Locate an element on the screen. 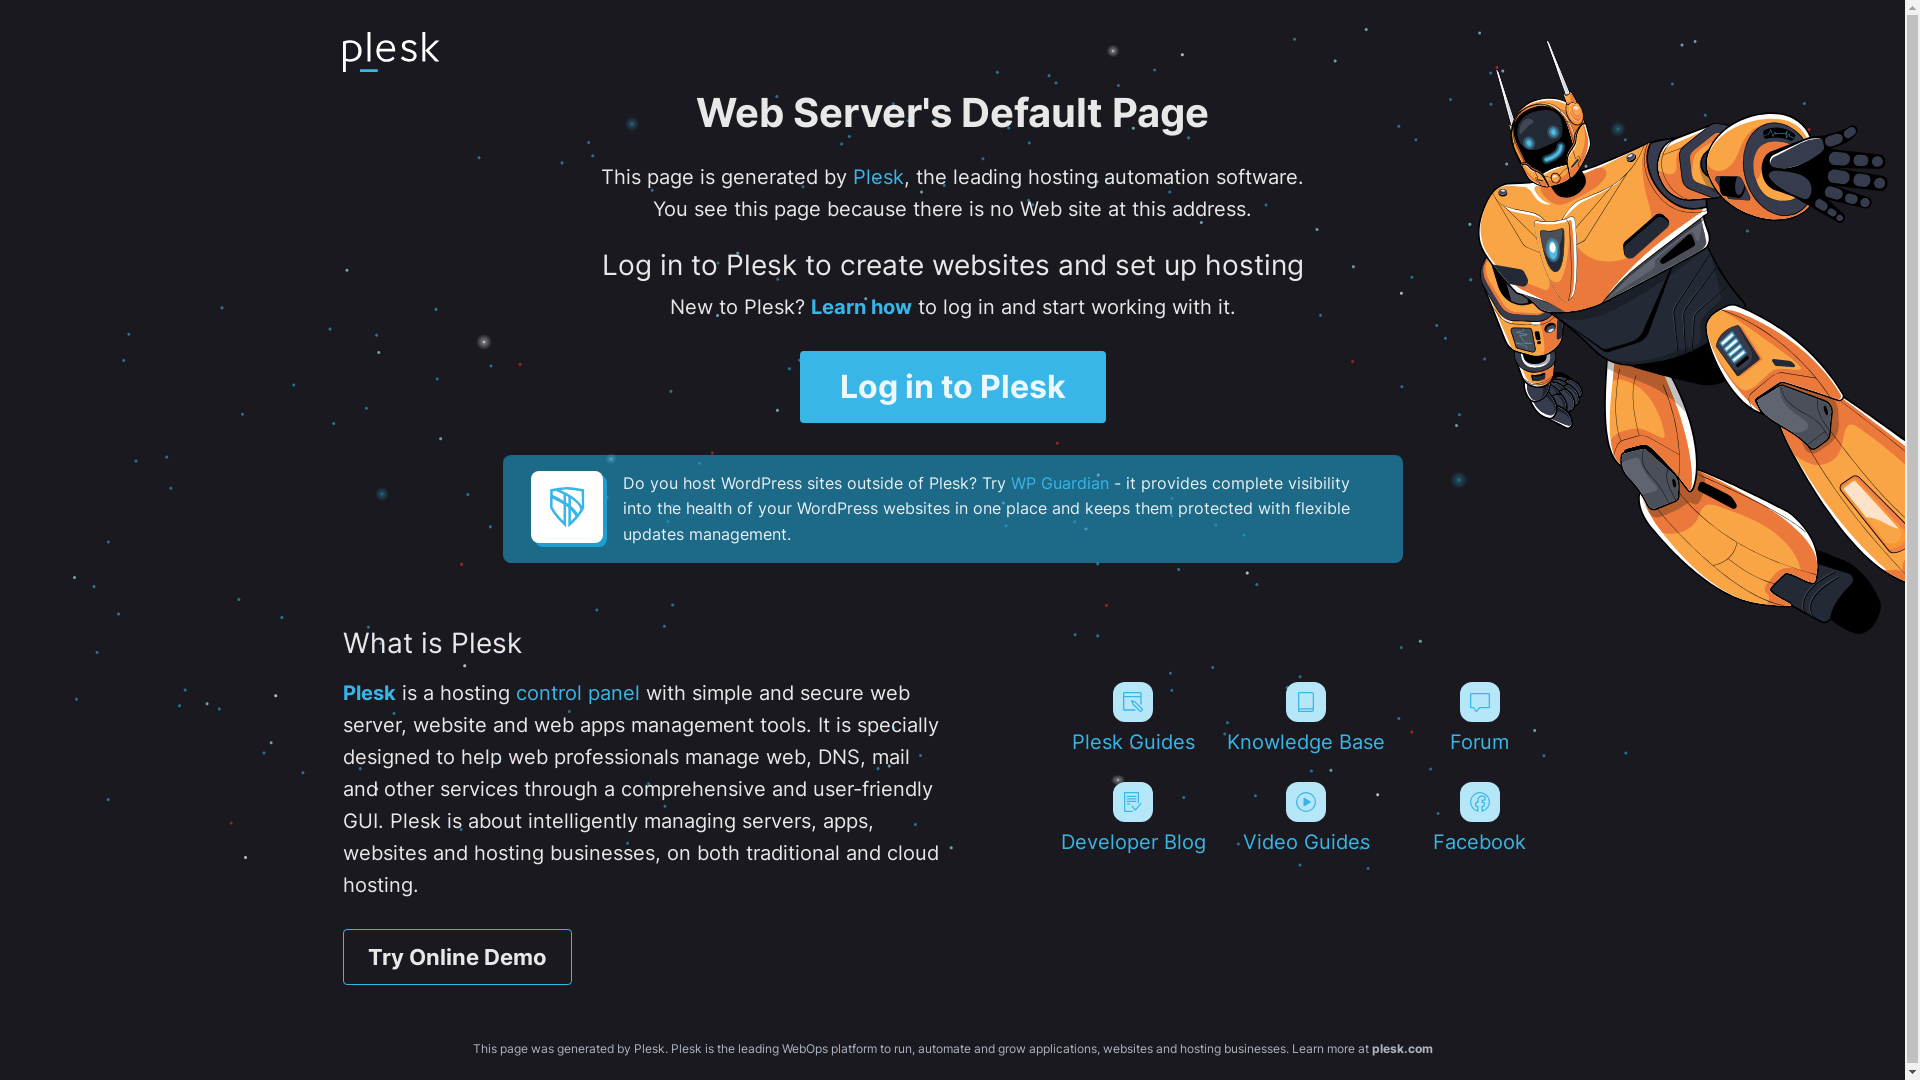  'Learn how' is located at coordinates (860, 307).